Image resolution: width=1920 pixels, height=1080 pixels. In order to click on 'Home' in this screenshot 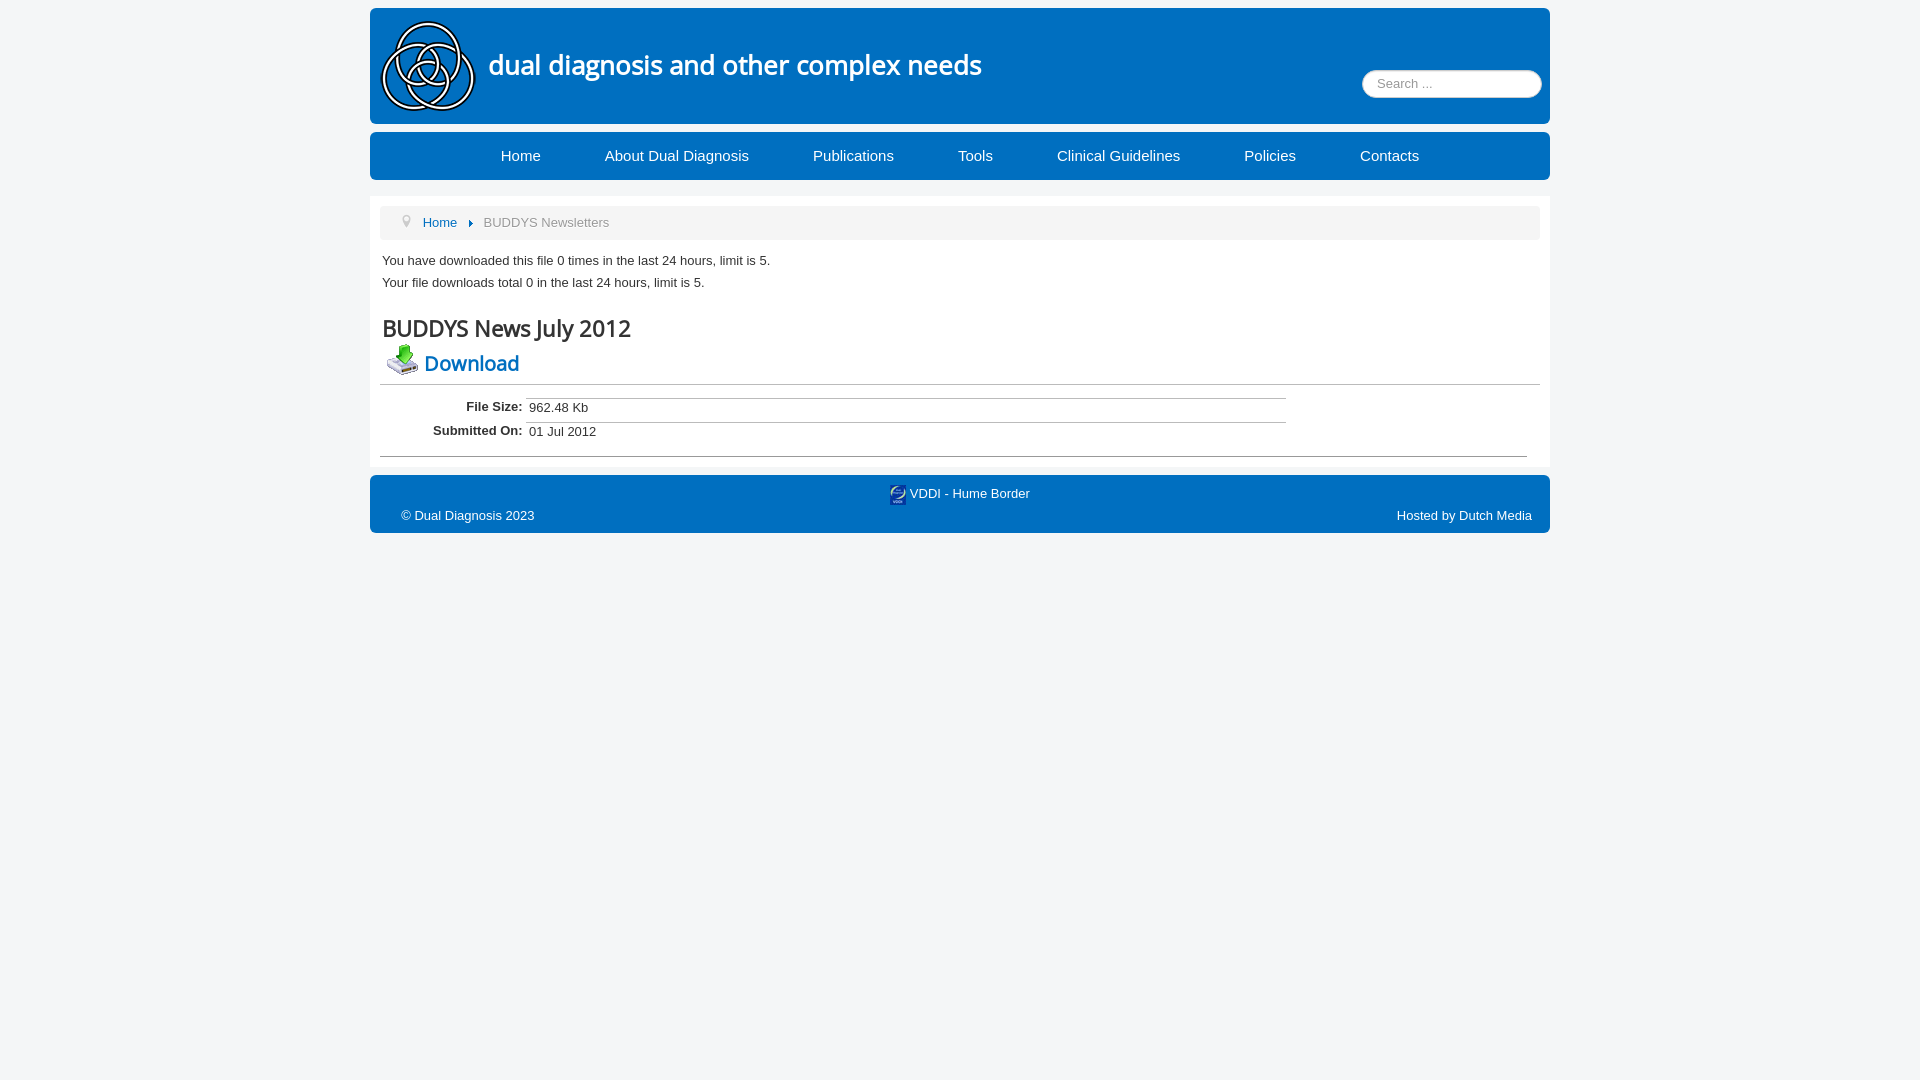, I will do `click(521, 154)`.